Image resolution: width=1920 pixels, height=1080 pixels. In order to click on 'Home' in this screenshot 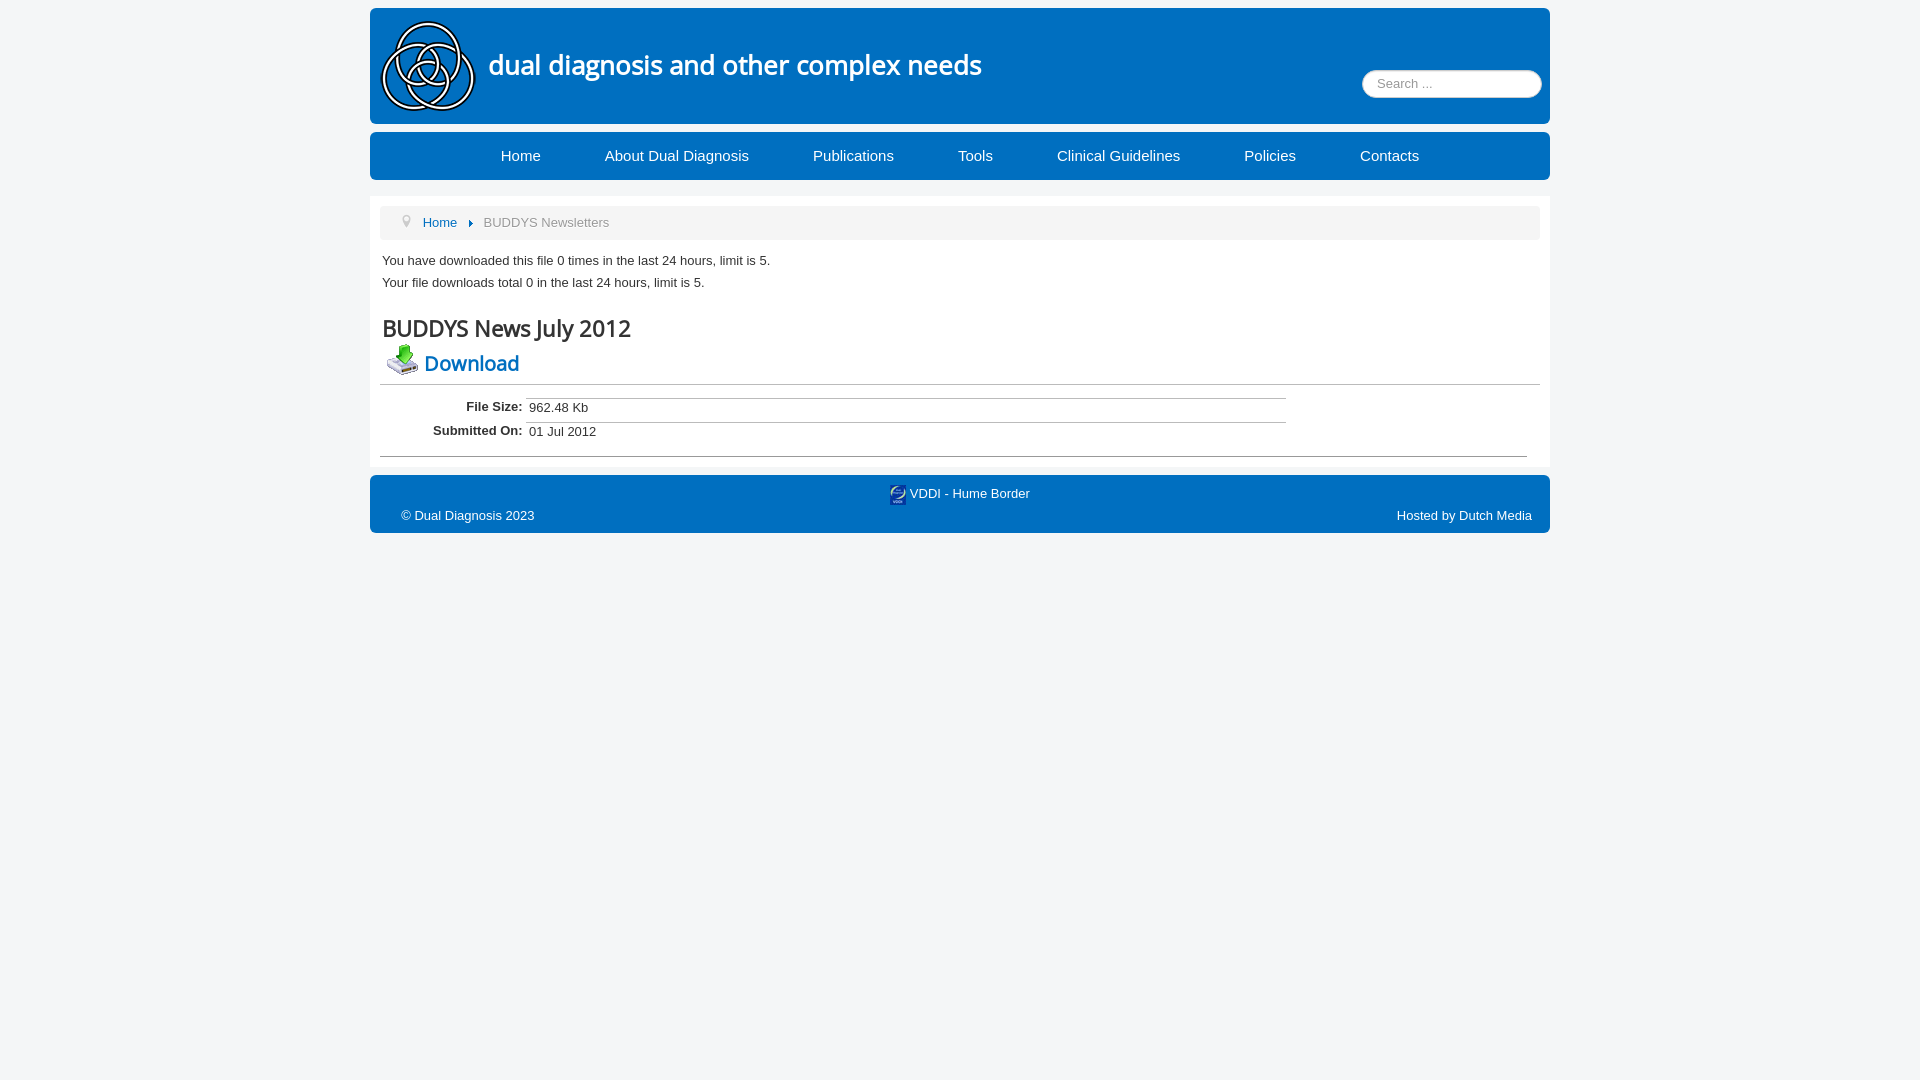, I will do `click(521, 154)`.